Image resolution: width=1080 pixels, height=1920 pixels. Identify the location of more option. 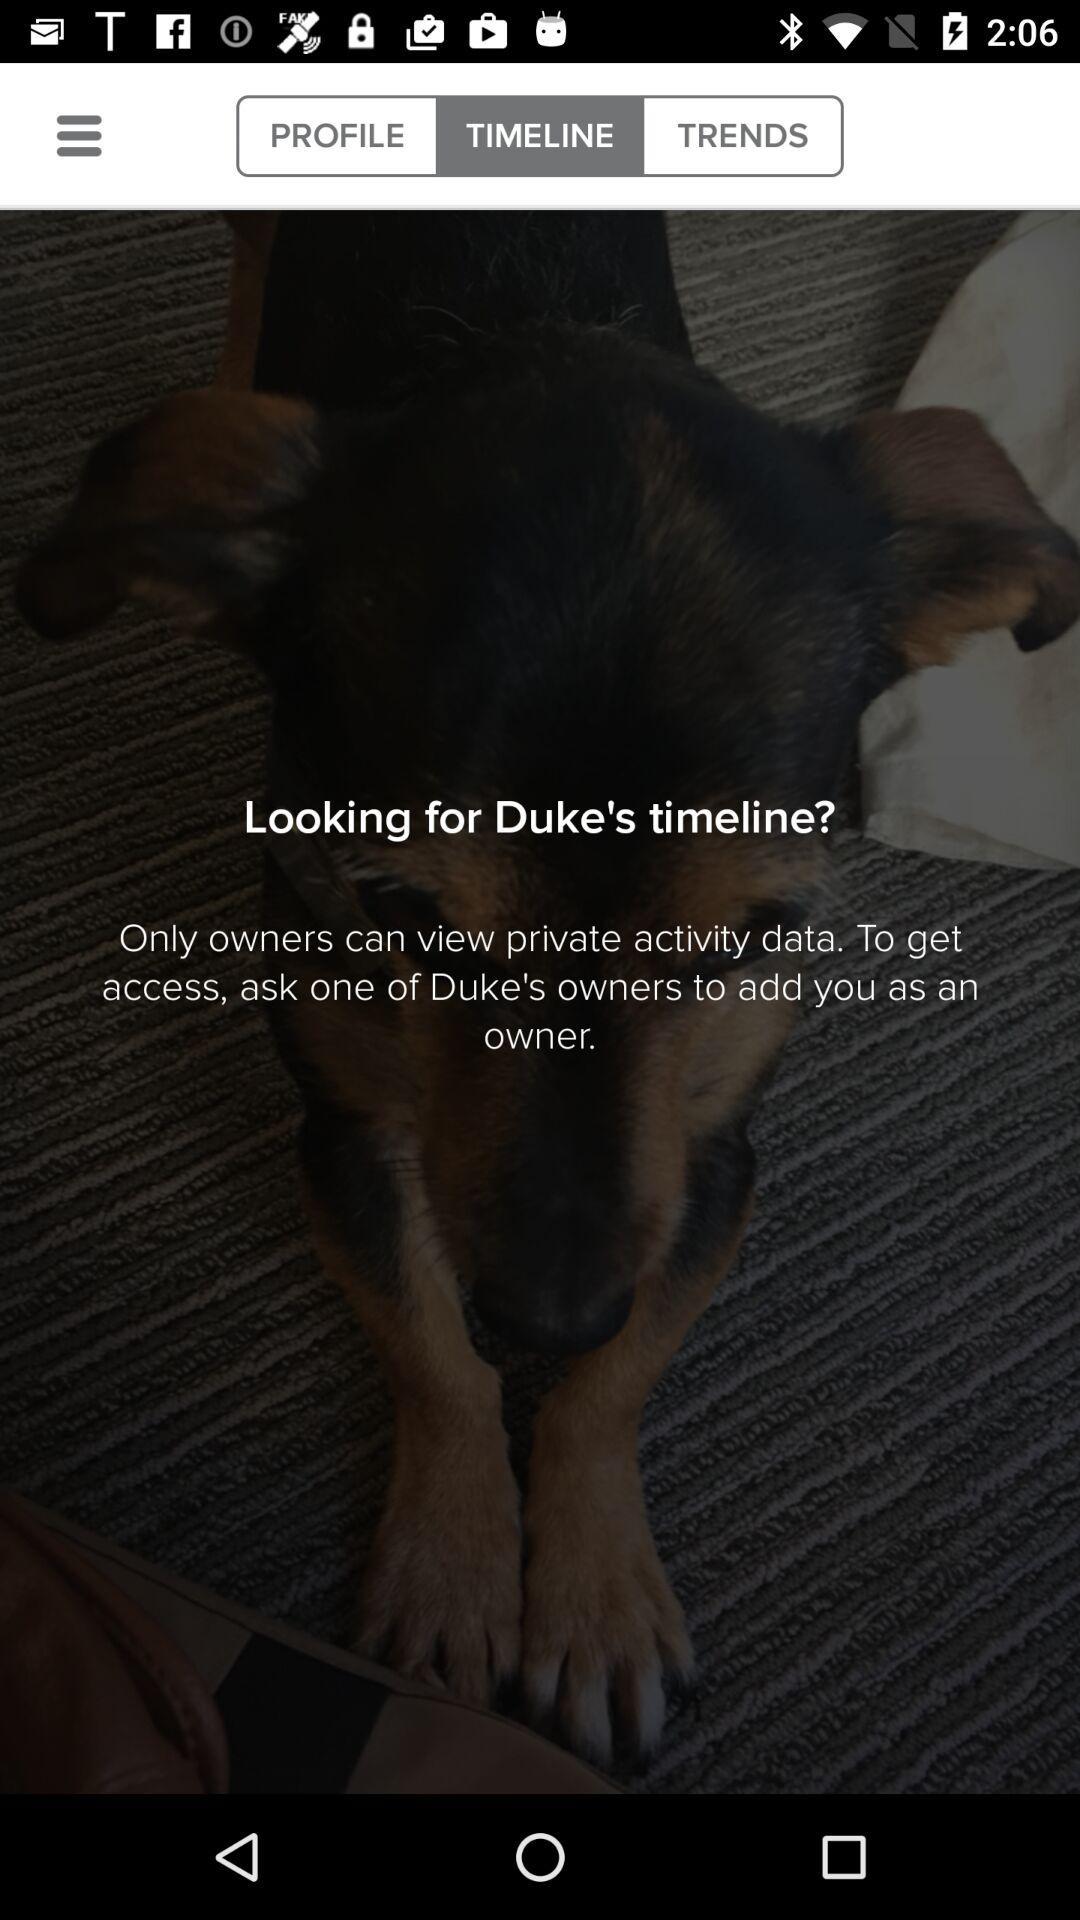
(78, 135).